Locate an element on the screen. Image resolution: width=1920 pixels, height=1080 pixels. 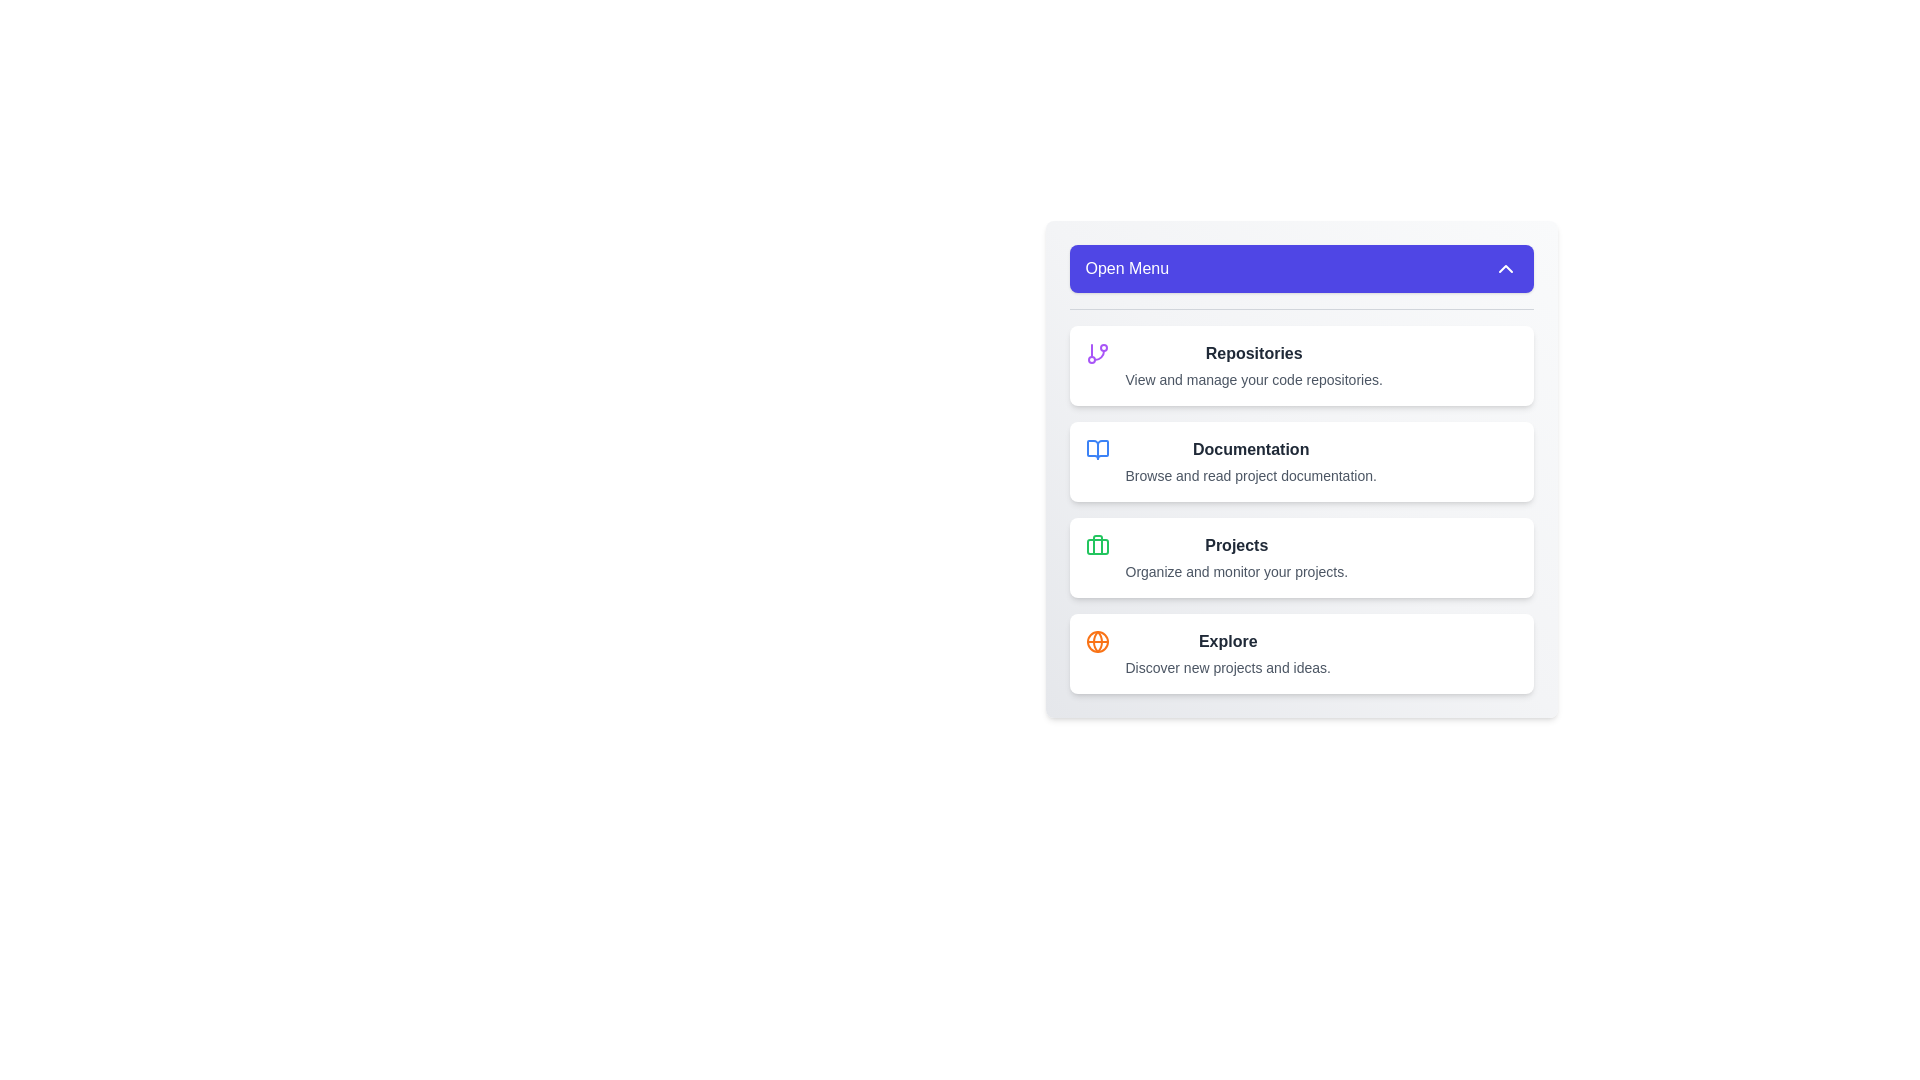
the Chevron icon located in the farthest right region of the 'Open Menu' button is located at coordinates (1505, 268).